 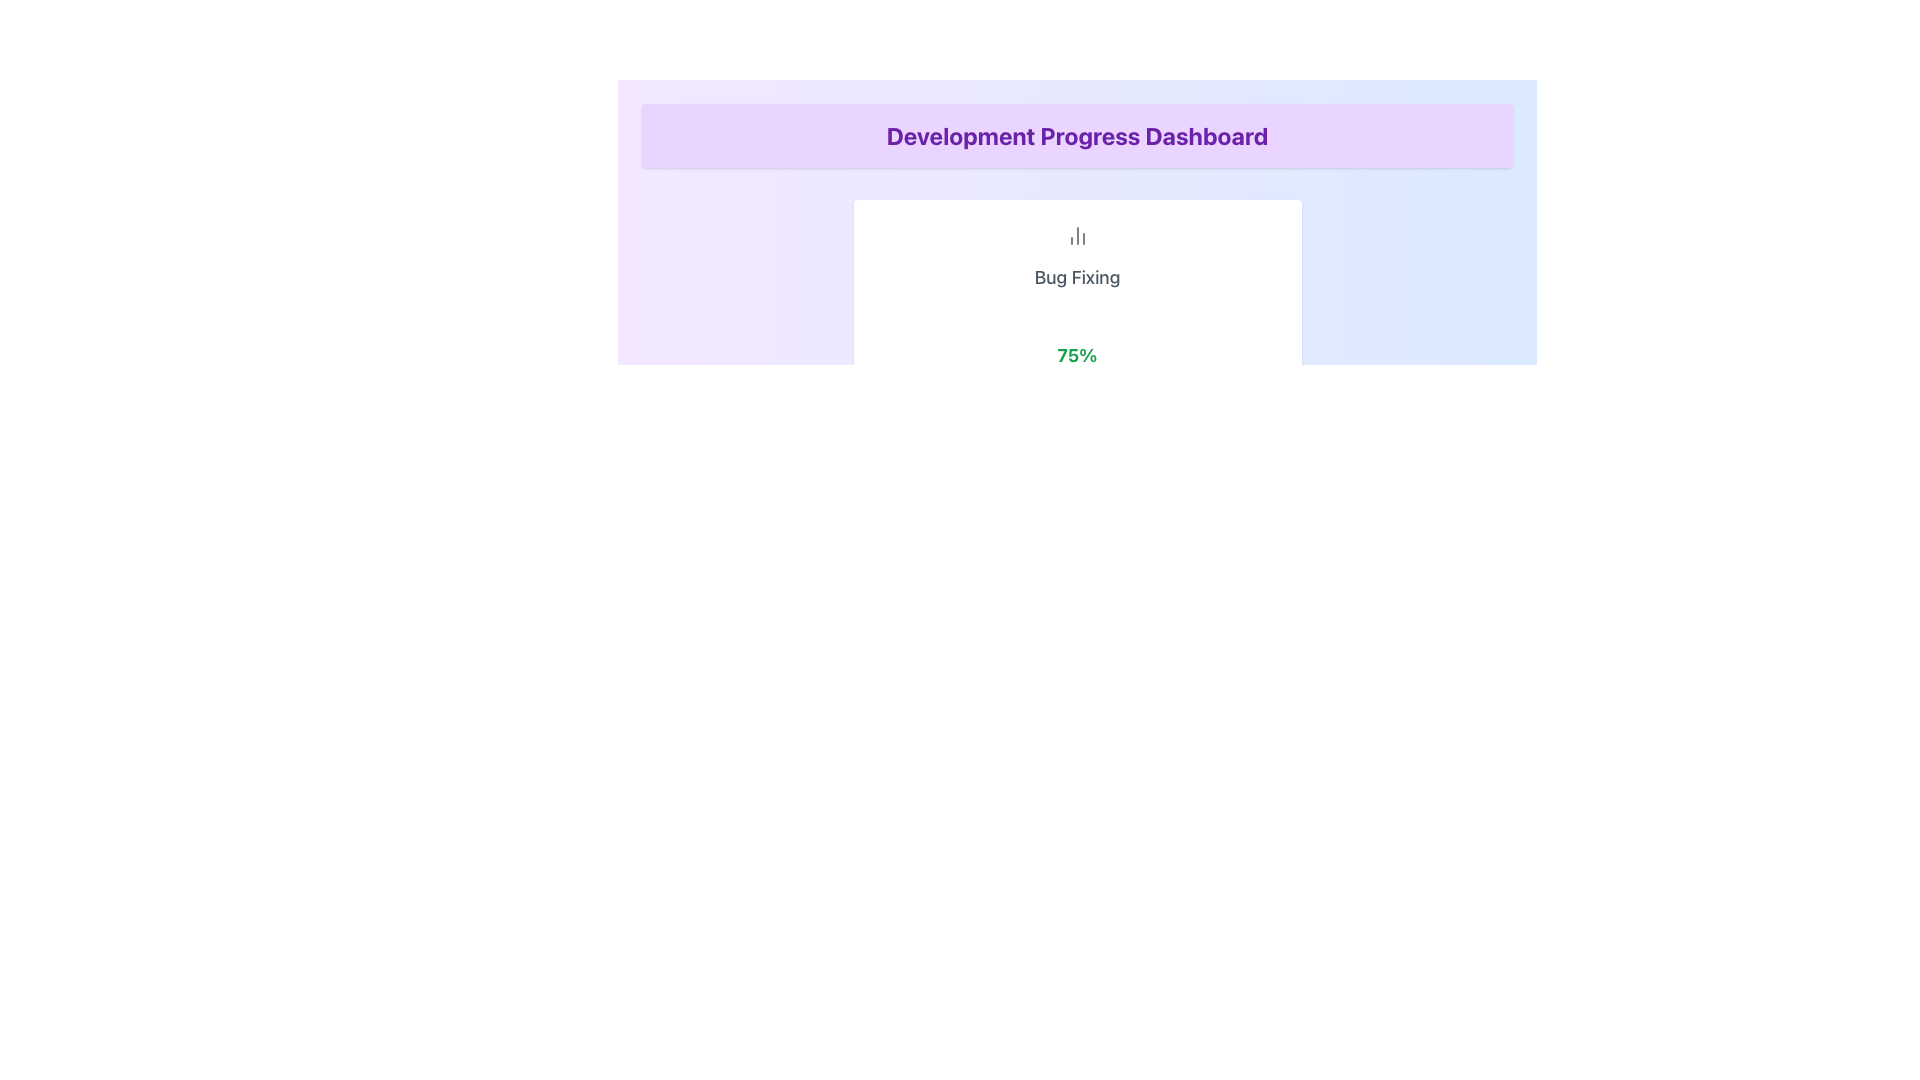 I want to click on text content of the Text Header that displays 'Development Progress Dashboard', which is styled with a bold, large font in purple against a purple background, so click(x=1076, y=135).